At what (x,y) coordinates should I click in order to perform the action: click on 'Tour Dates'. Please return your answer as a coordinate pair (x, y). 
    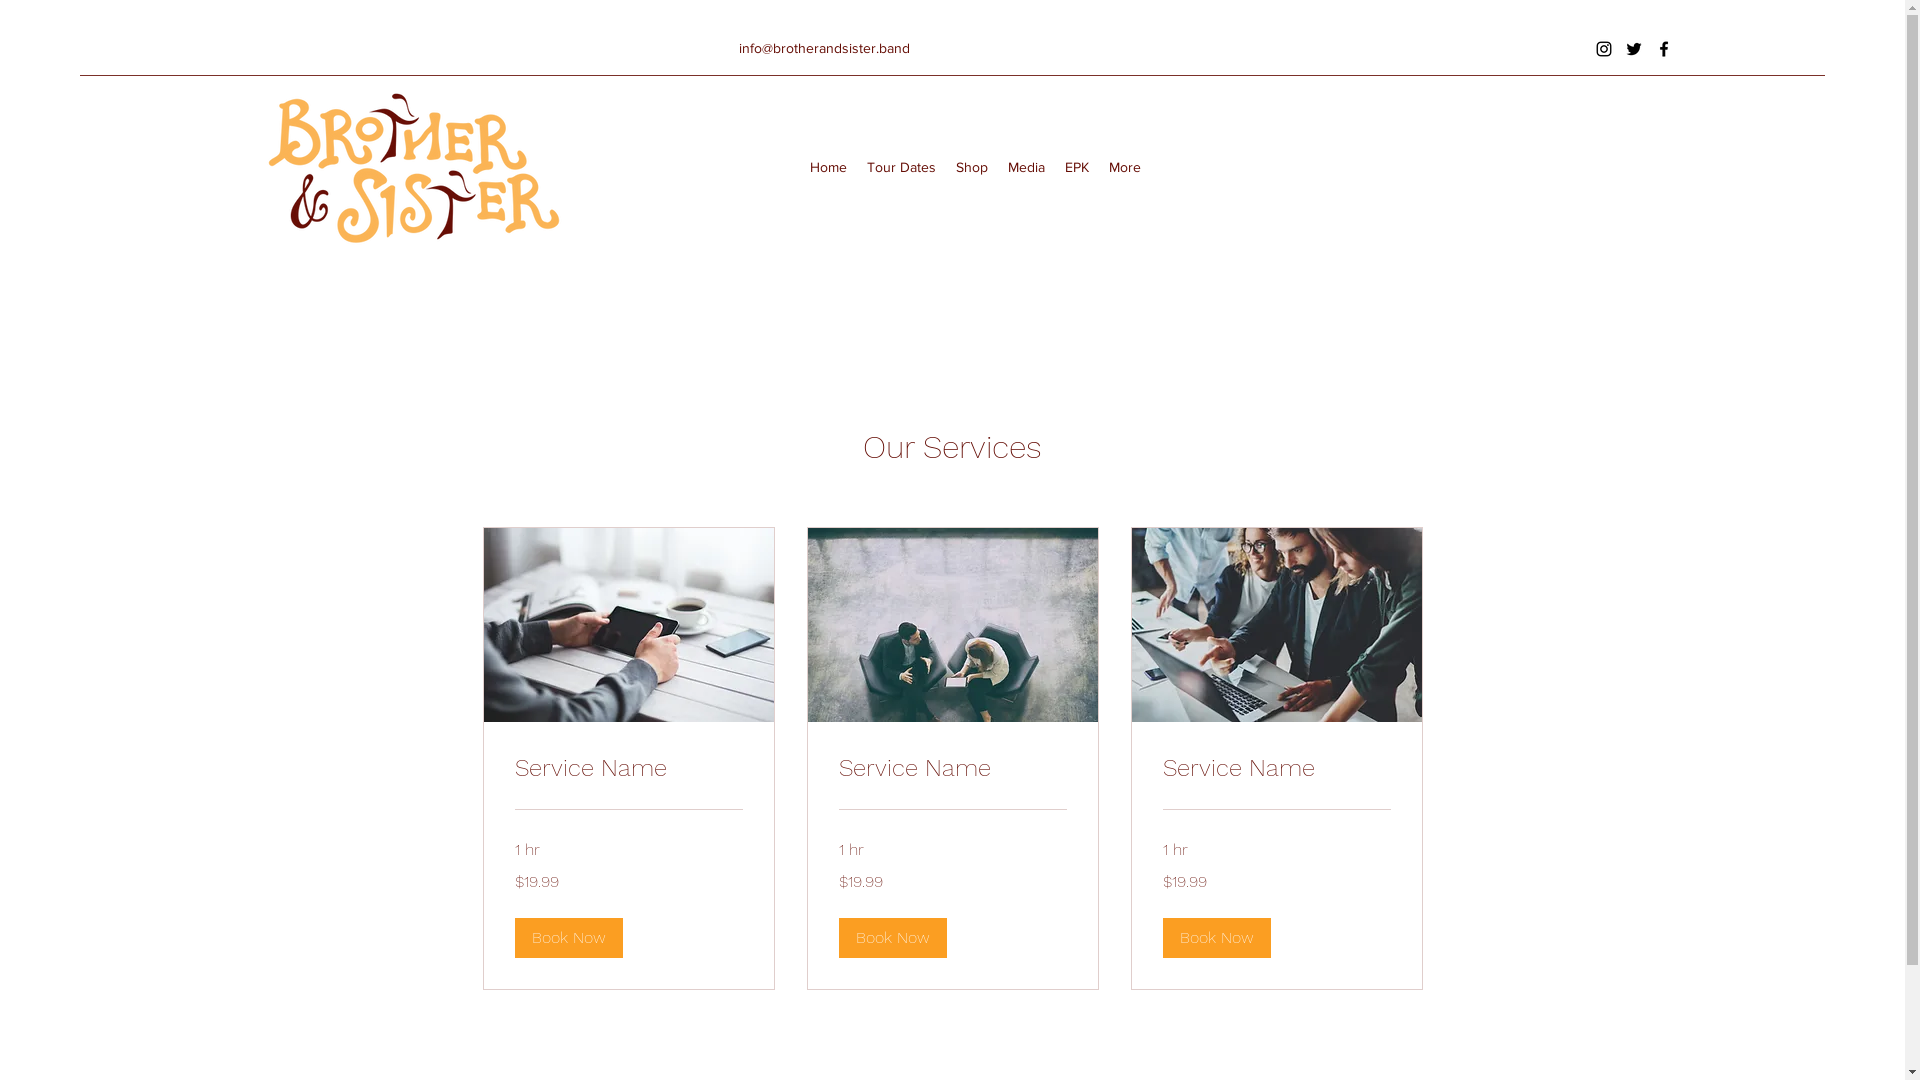
    Looking at the image, I should click on (857, 165).